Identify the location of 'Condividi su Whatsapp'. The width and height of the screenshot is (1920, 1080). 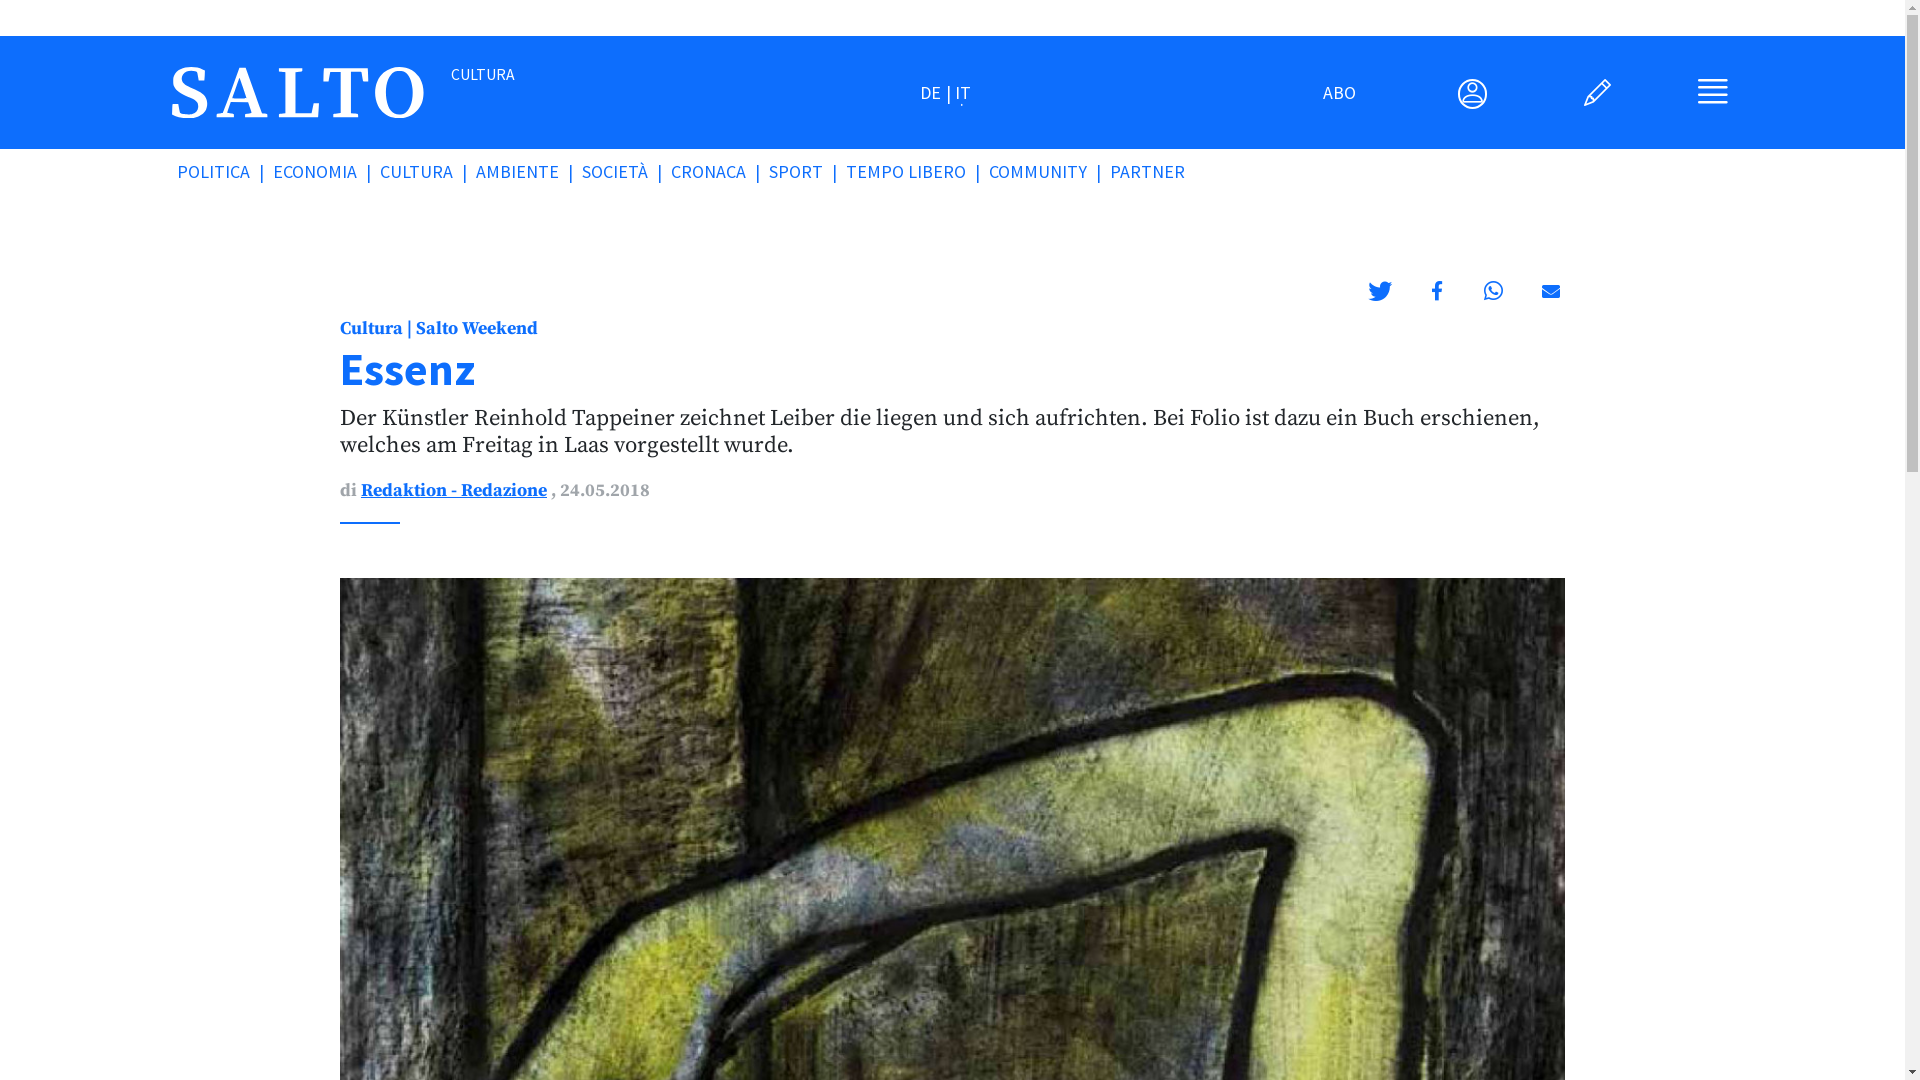
(1478, 289).